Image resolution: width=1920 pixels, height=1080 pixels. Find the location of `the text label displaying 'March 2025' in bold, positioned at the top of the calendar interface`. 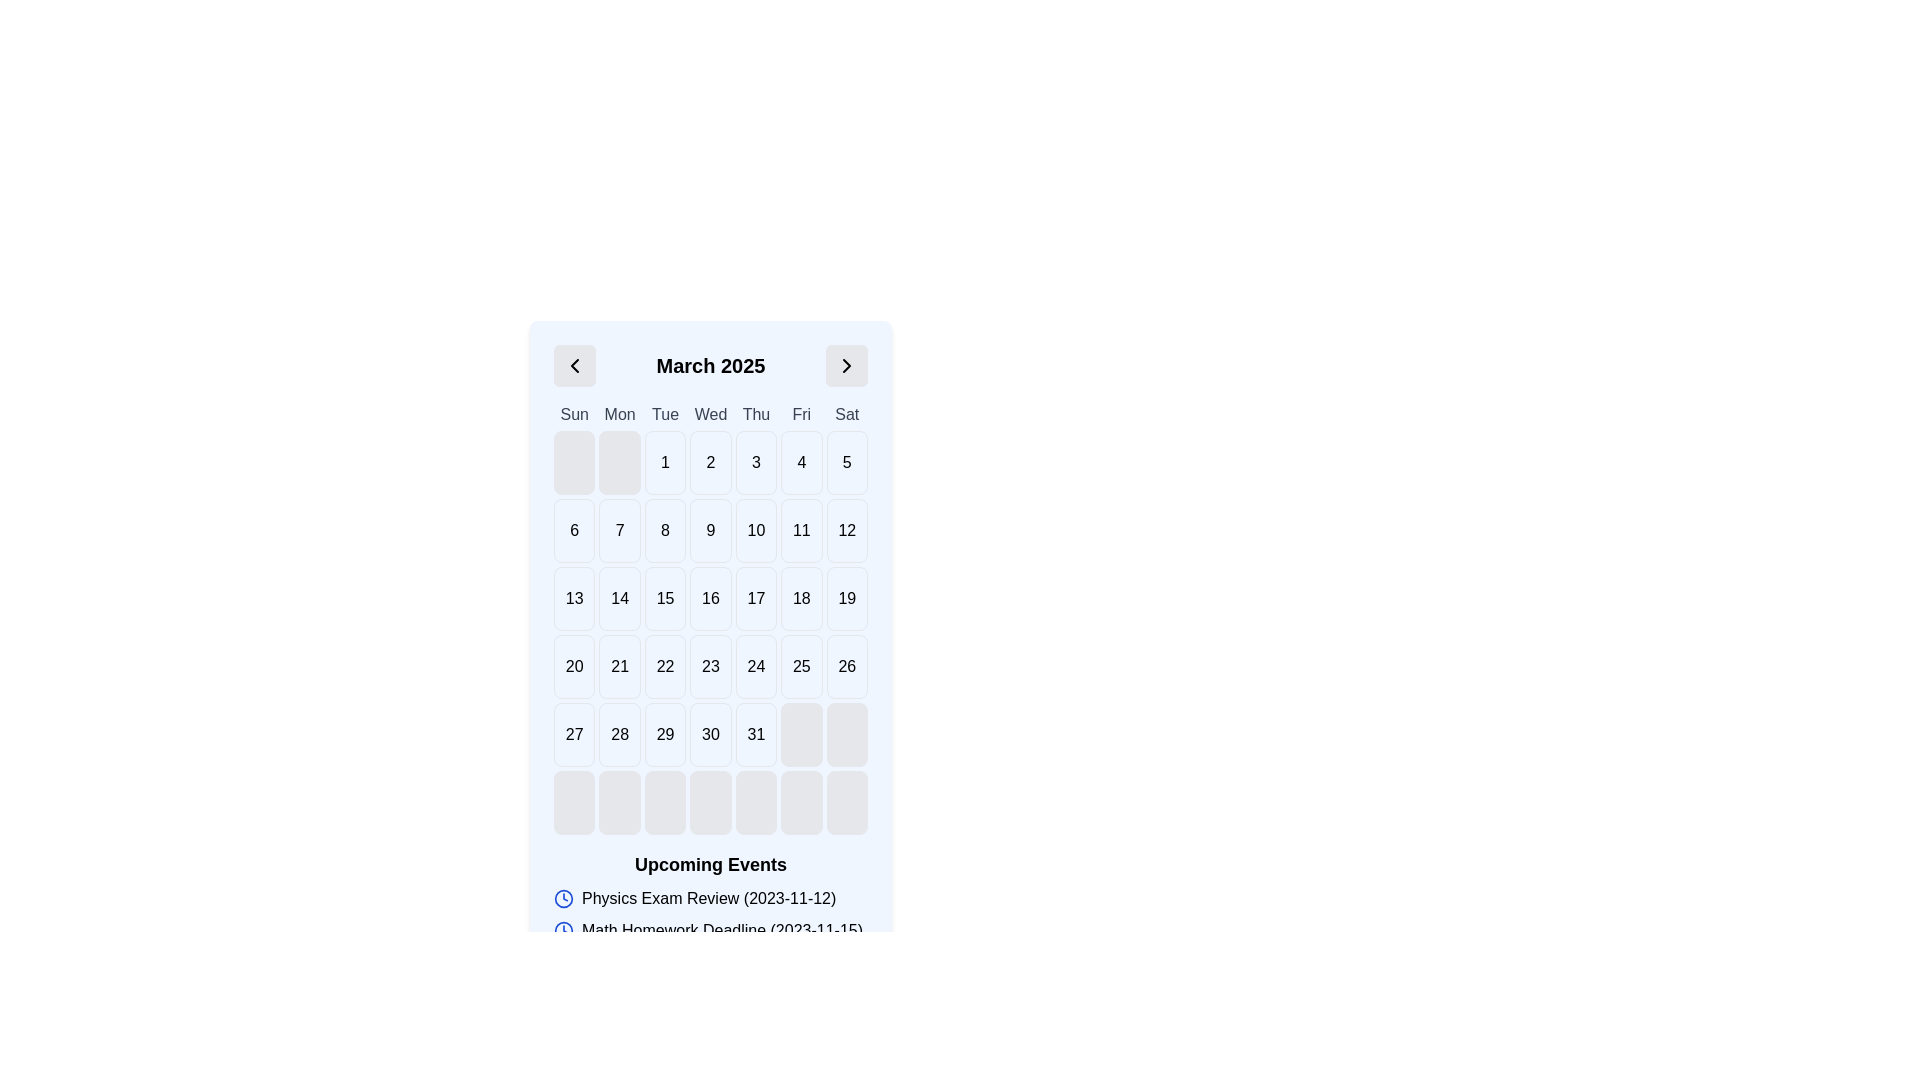

the text label displaying 'March 2025' in bold, positioned at the top of the calendar interface is located at coordinates (710, 366).